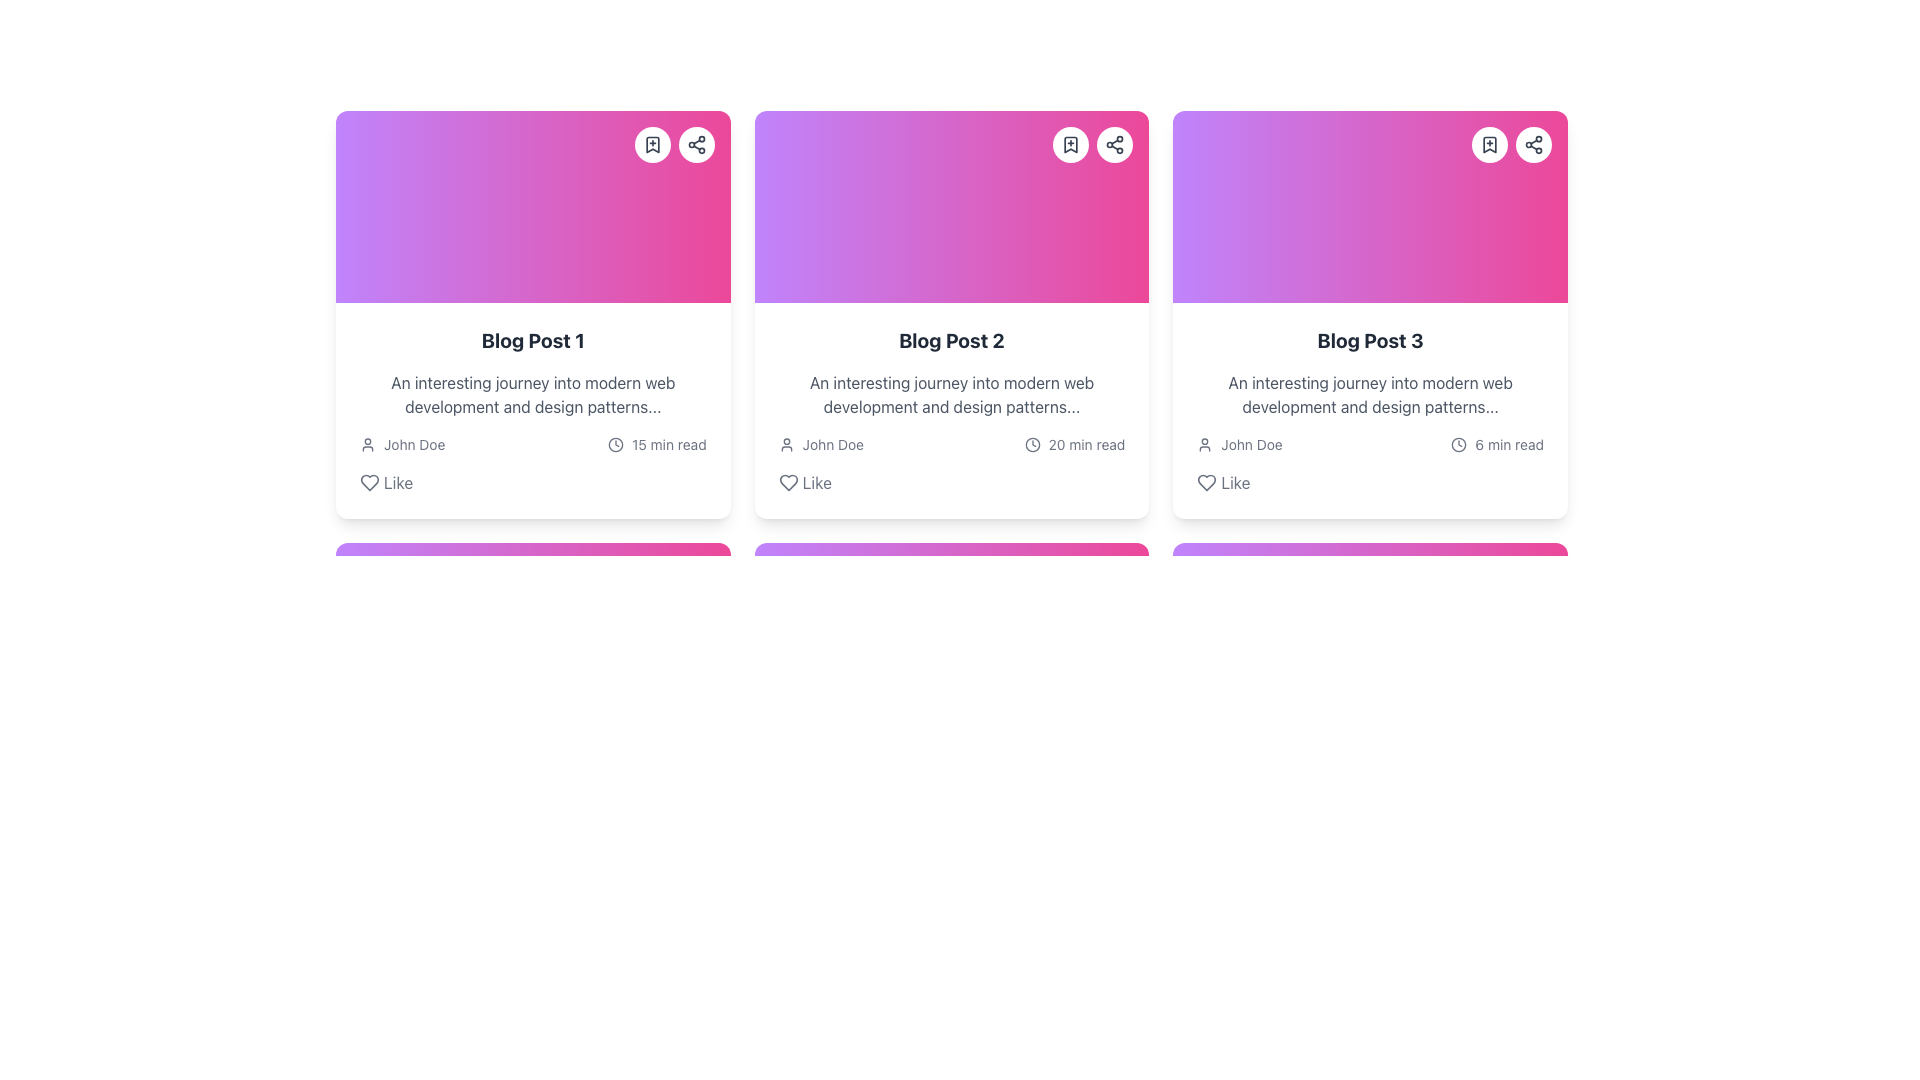 The height and width of the screenshot is (1080, 1920). What do you see at coordinates (669, 443) in the screenshot?
I see `the text label displaying '15 min read', located at the bottom right of the first card, next to the clock icon` at bounding box center [669, 443].